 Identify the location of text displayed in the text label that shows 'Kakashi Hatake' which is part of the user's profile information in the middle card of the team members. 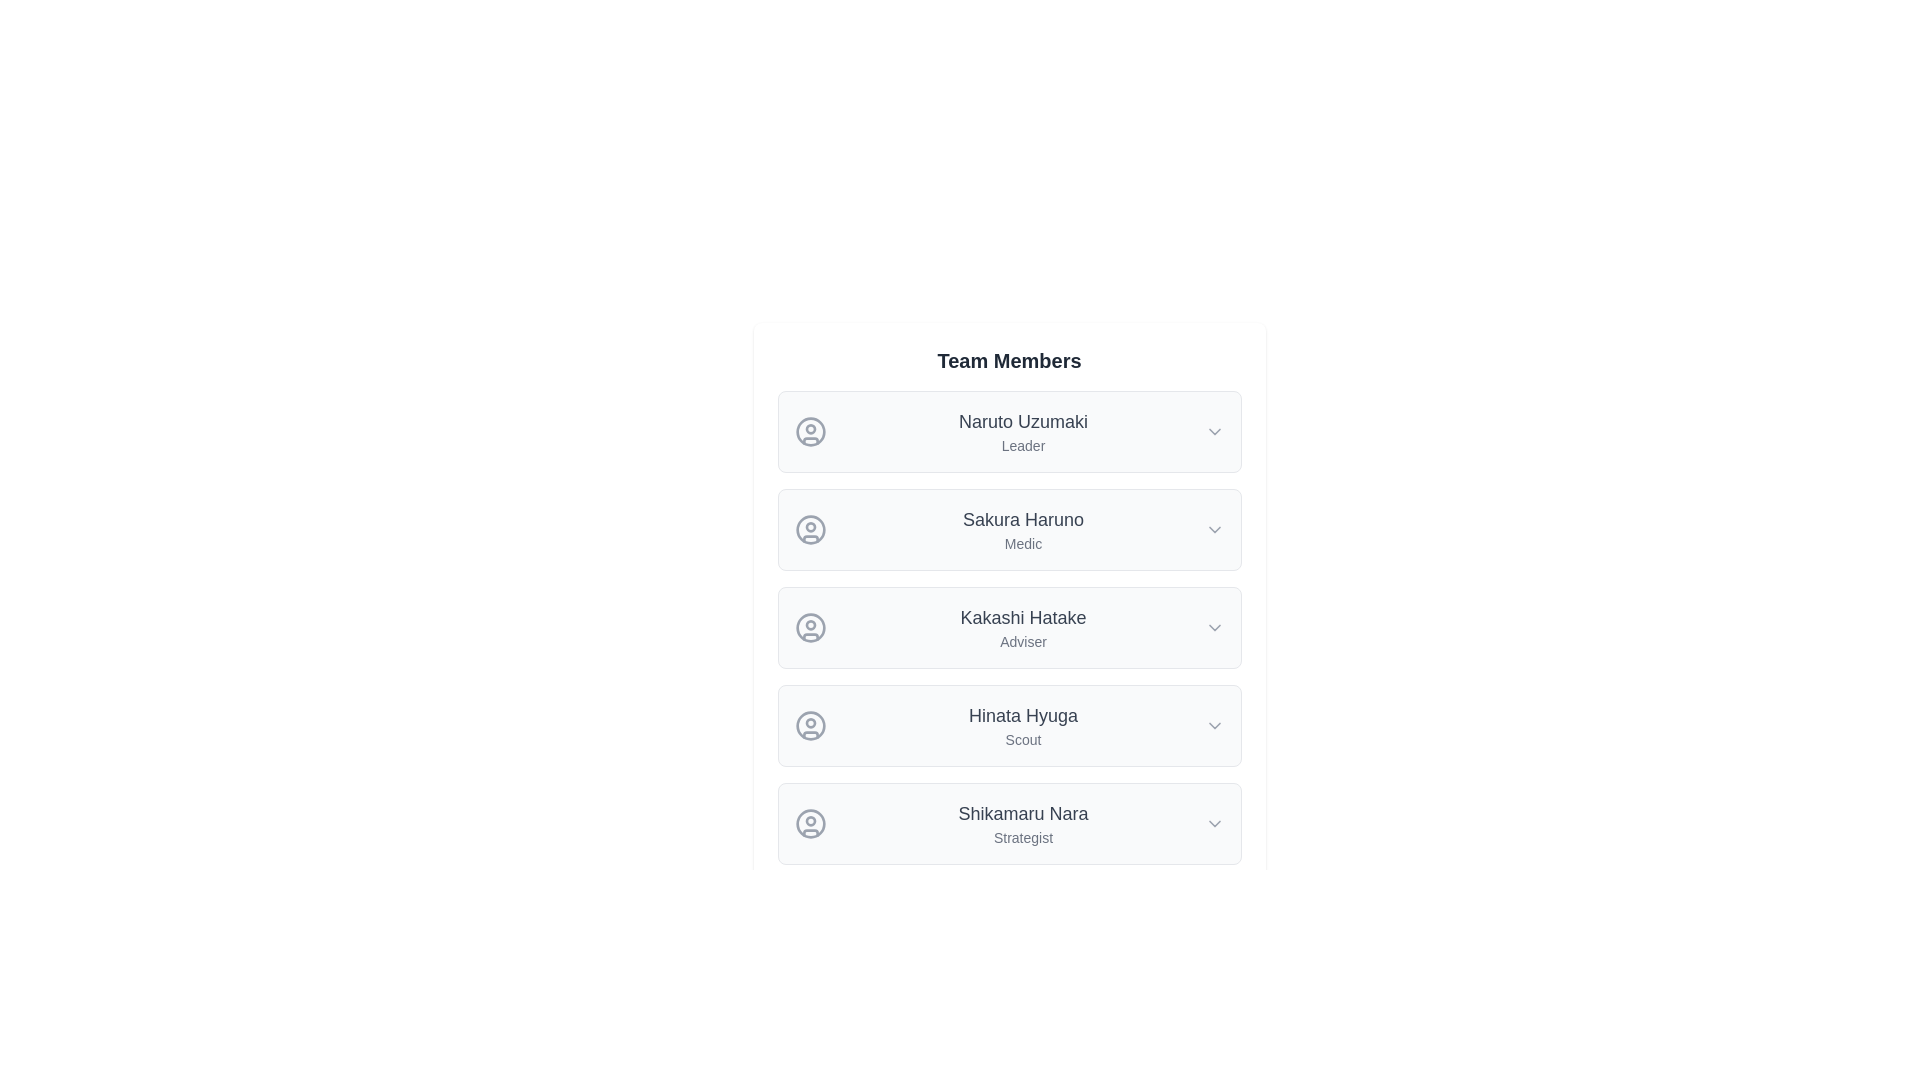
(1023, 616).